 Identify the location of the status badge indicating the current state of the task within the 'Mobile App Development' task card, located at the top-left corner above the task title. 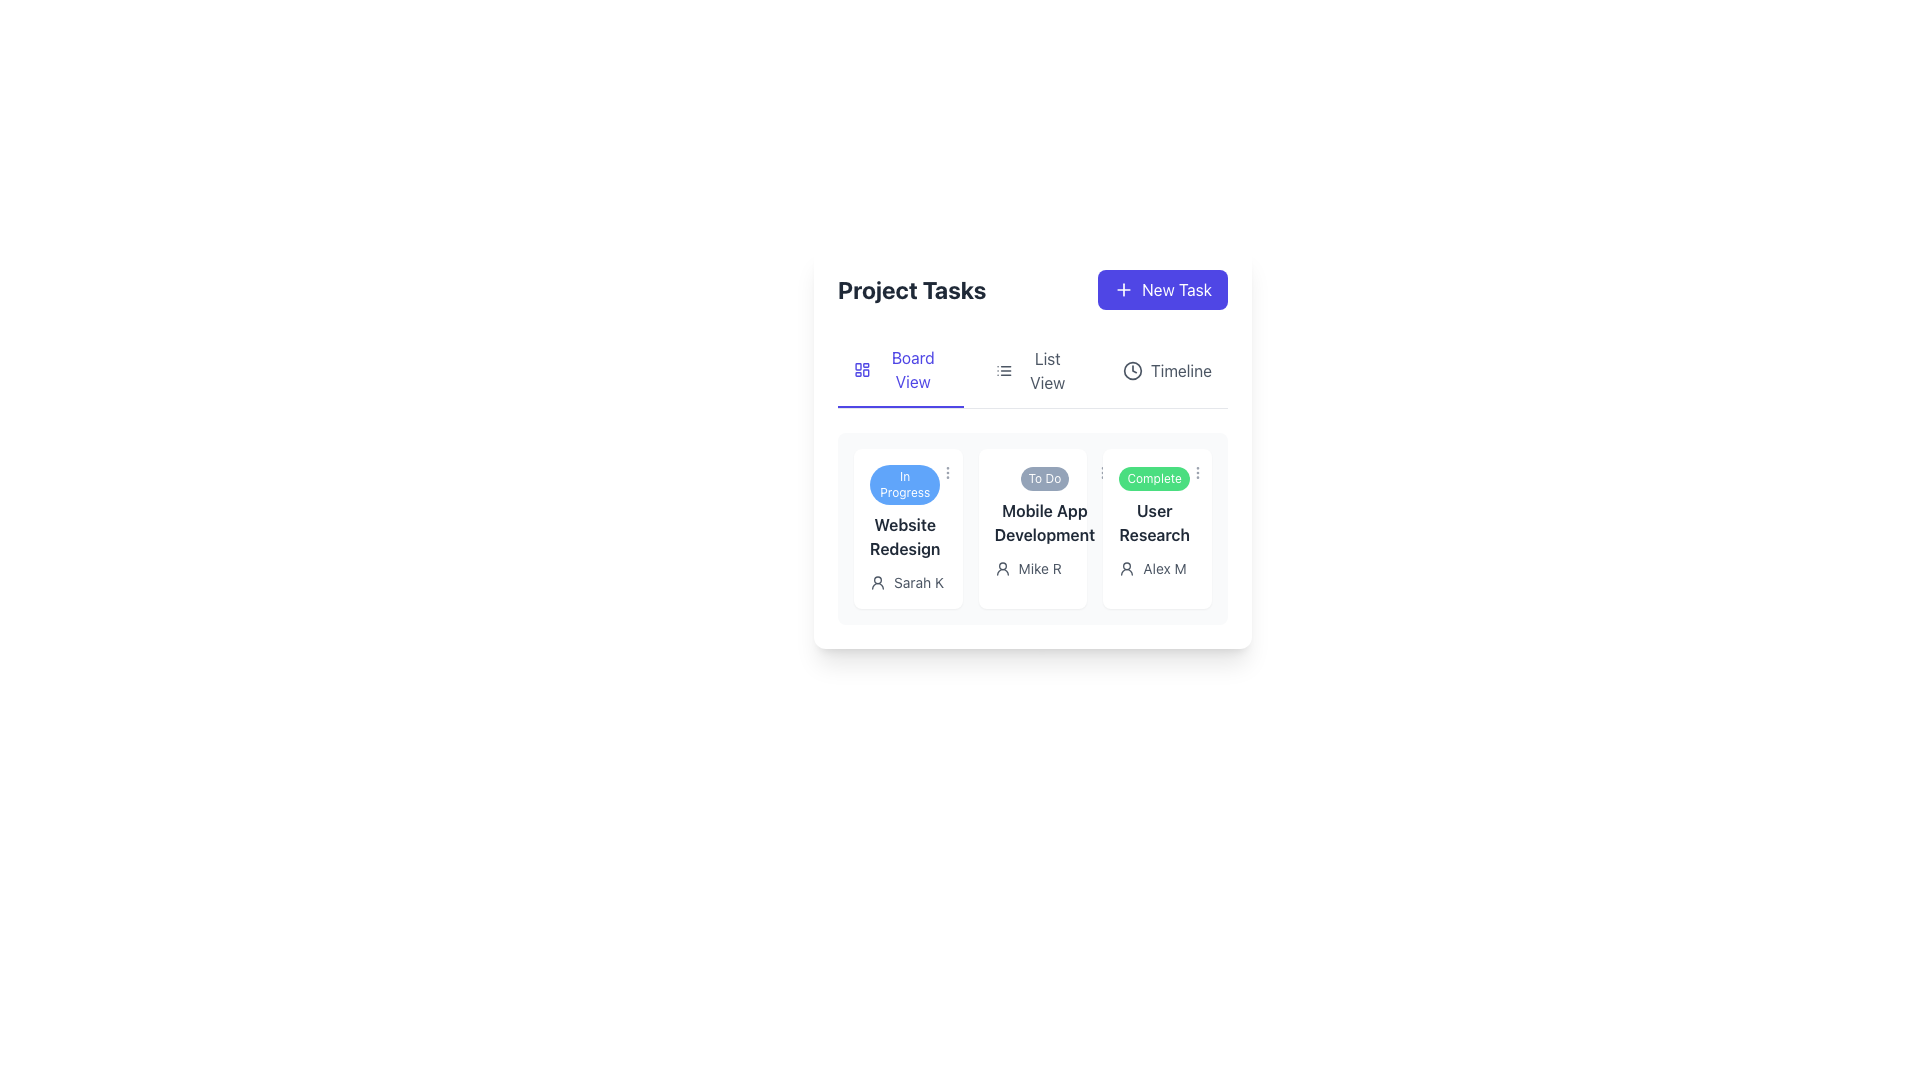
(1043, 478).